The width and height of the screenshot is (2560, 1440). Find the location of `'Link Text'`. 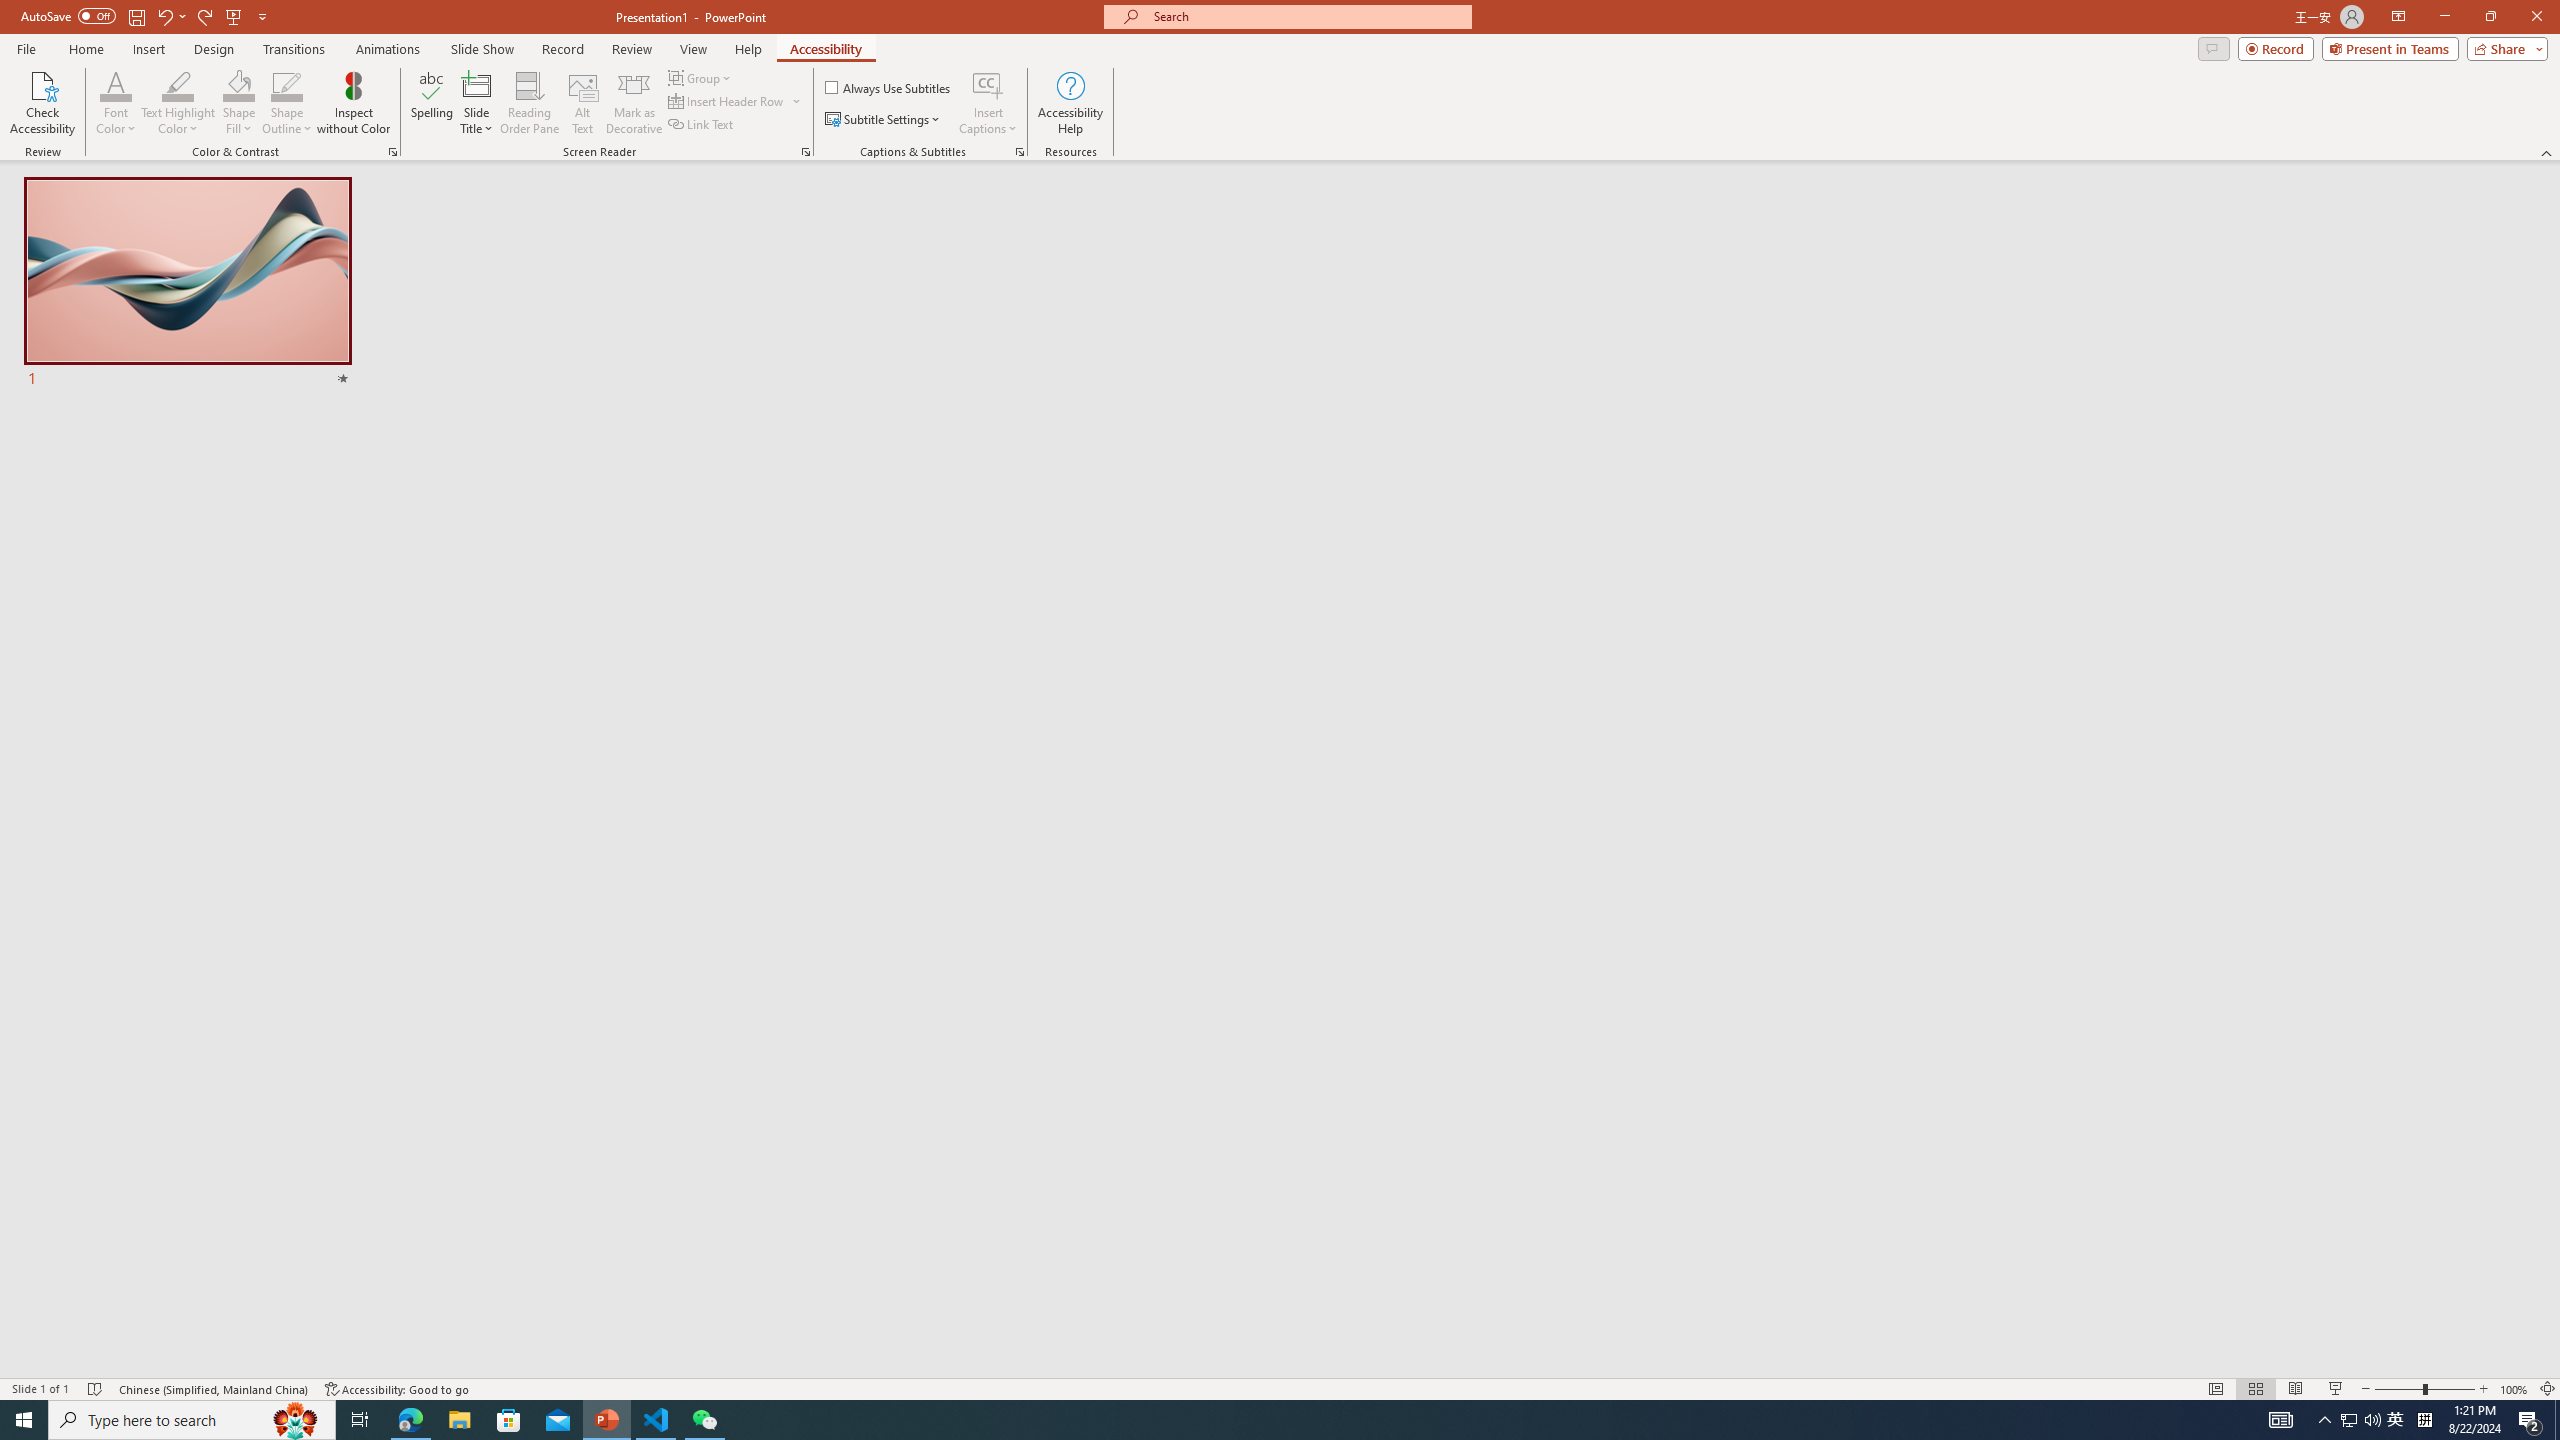

'Link Text' is located at coordinates (701, 122).